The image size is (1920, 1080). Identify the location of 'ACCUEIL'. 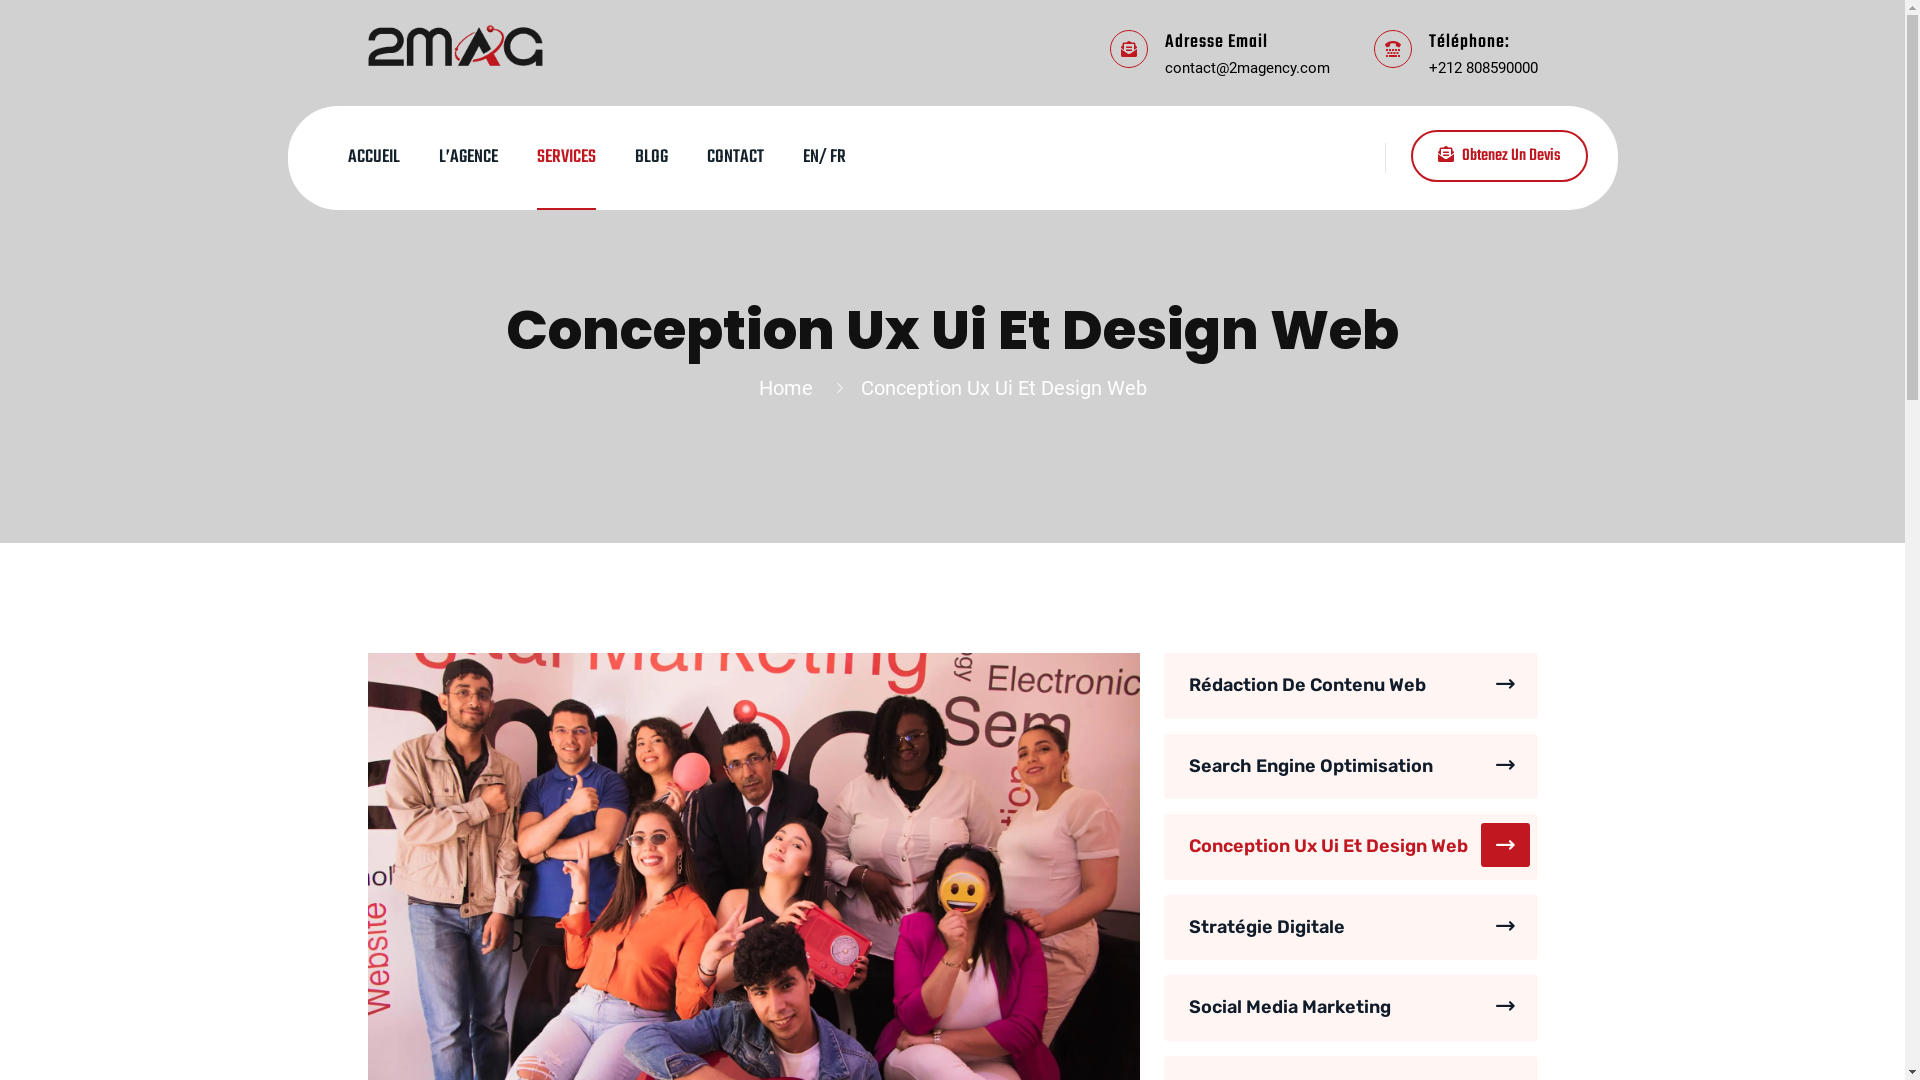
(374, 157).